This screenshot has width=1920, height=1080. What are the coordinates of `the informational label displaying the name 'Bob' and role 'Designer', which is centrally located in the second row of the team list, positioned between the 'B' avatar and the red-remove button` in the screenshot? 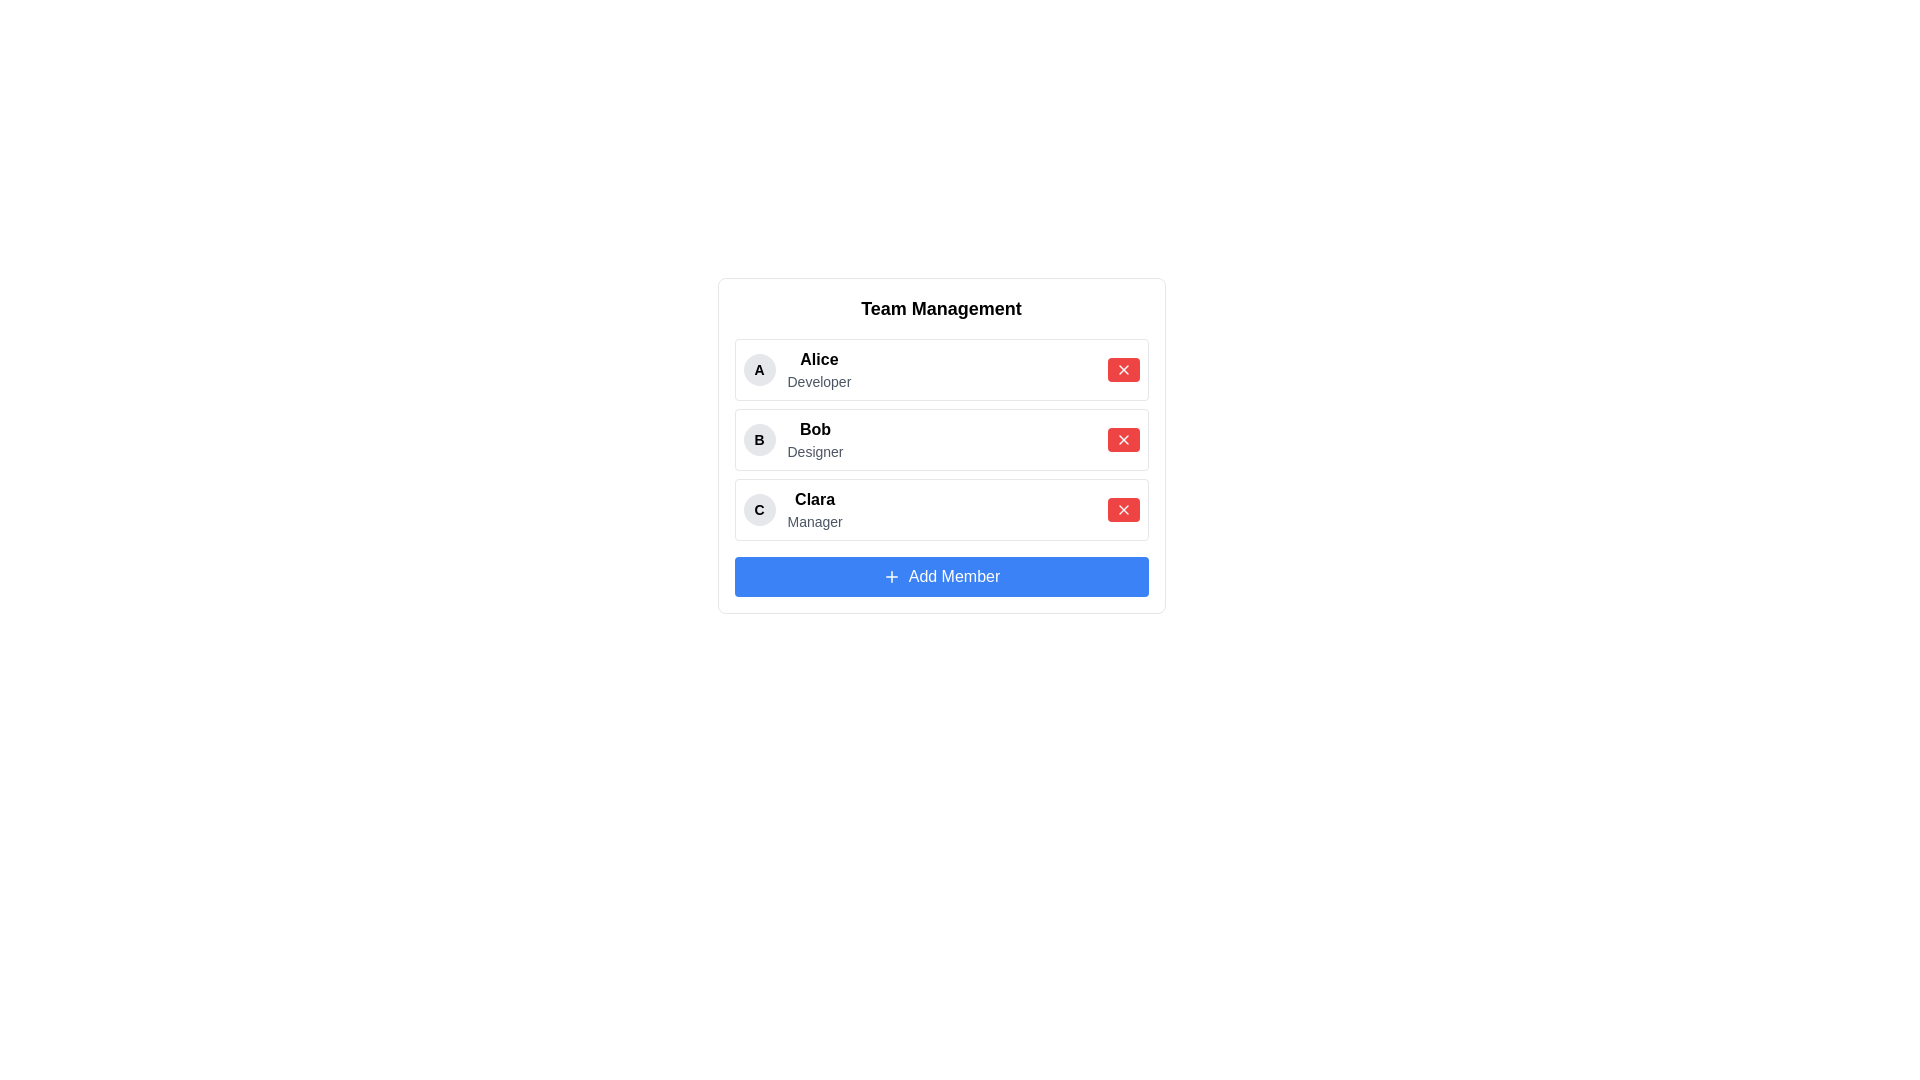 It's located at (815, 438).